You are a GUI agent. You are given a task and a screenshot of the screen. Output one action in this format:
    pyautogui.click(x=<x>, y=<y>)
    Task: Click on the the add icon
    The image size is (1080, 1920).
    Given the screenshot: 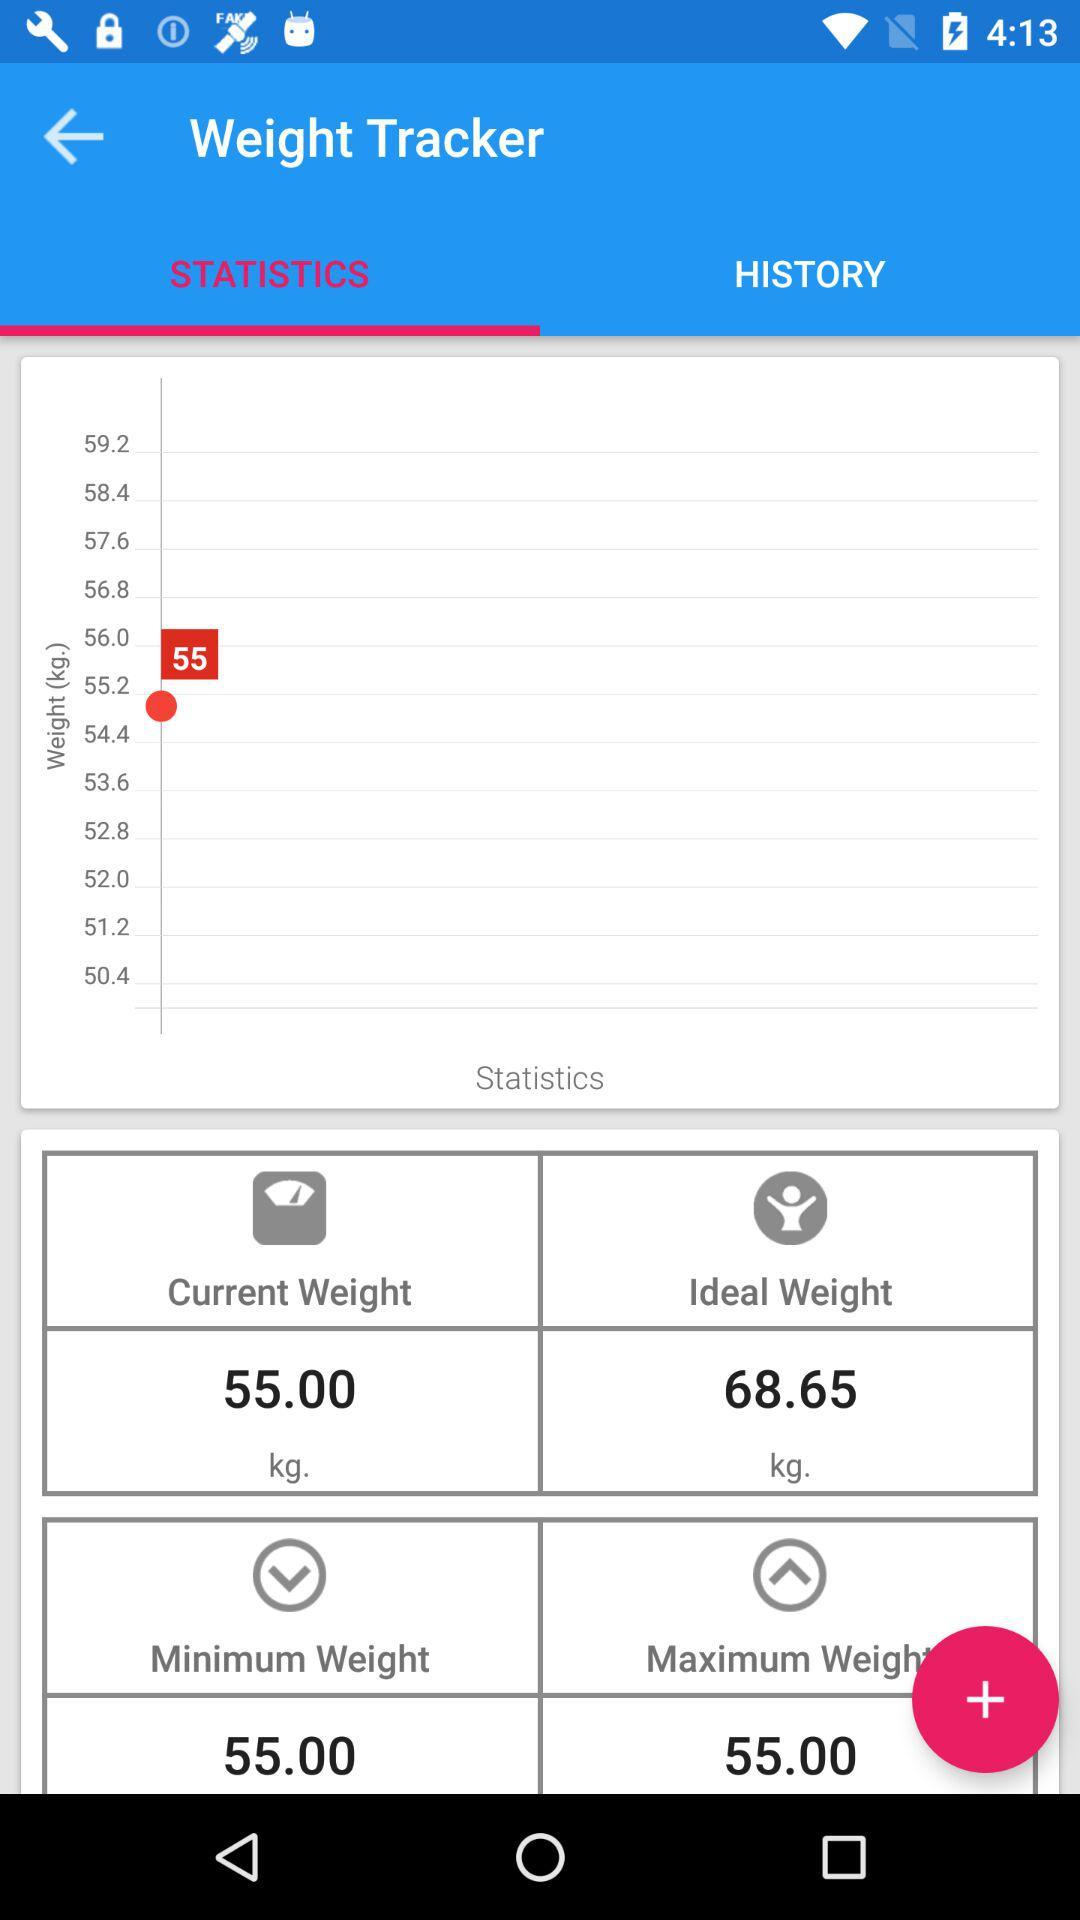 What is the action you would take?
    pyautogui.click(x=984, y=1698)
    